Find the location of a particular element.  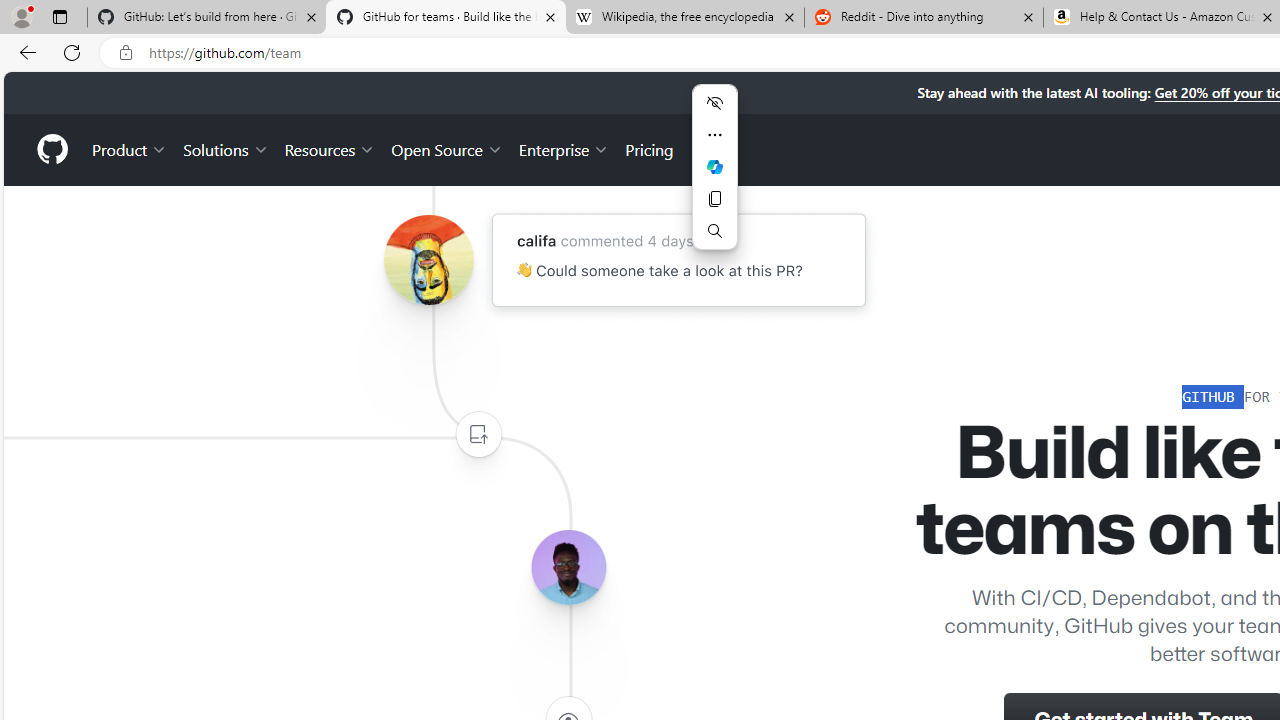

'Avatar of the user califa' is located at coordinates (427, 259).